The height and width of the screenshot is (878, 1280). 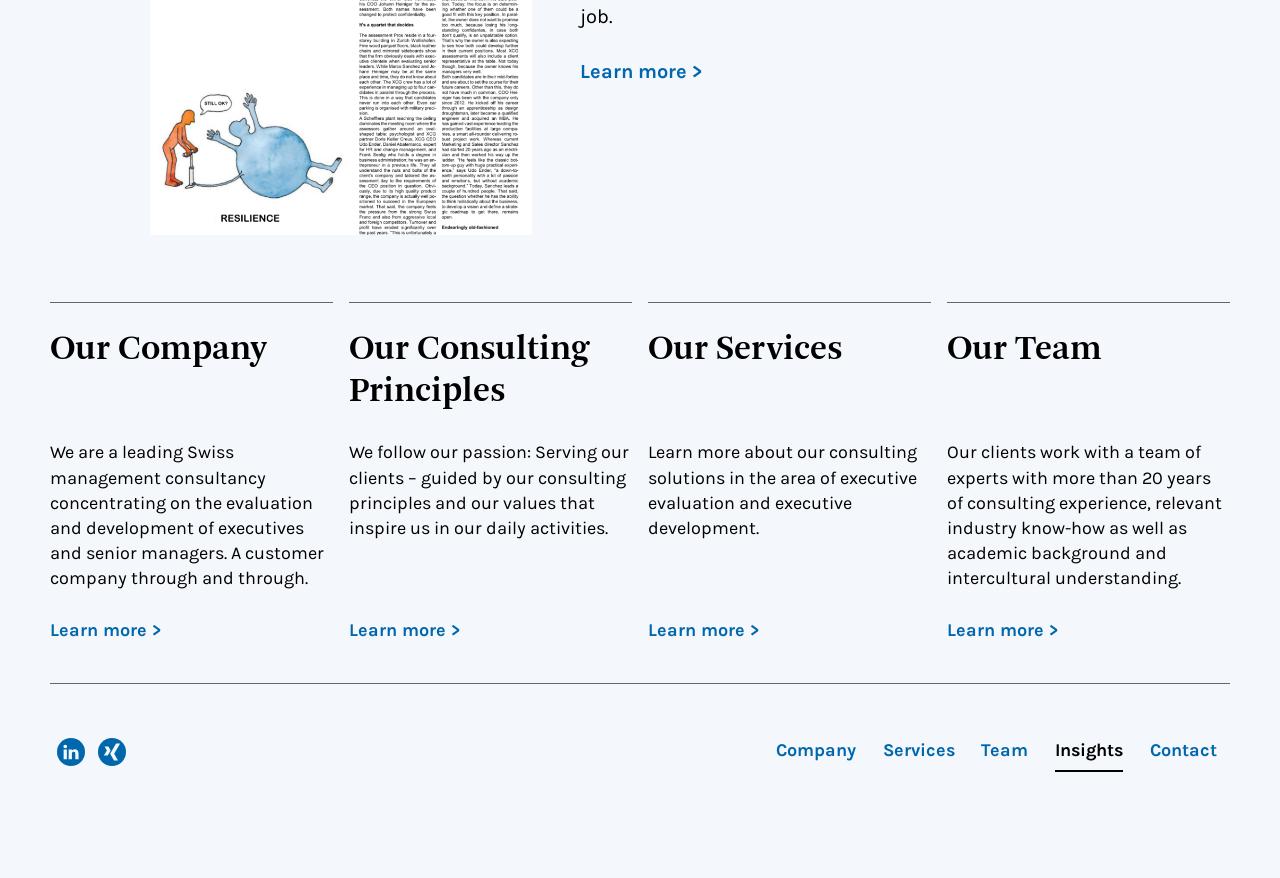 I want to click on 'Learn more >', so click(x=641, y=70).